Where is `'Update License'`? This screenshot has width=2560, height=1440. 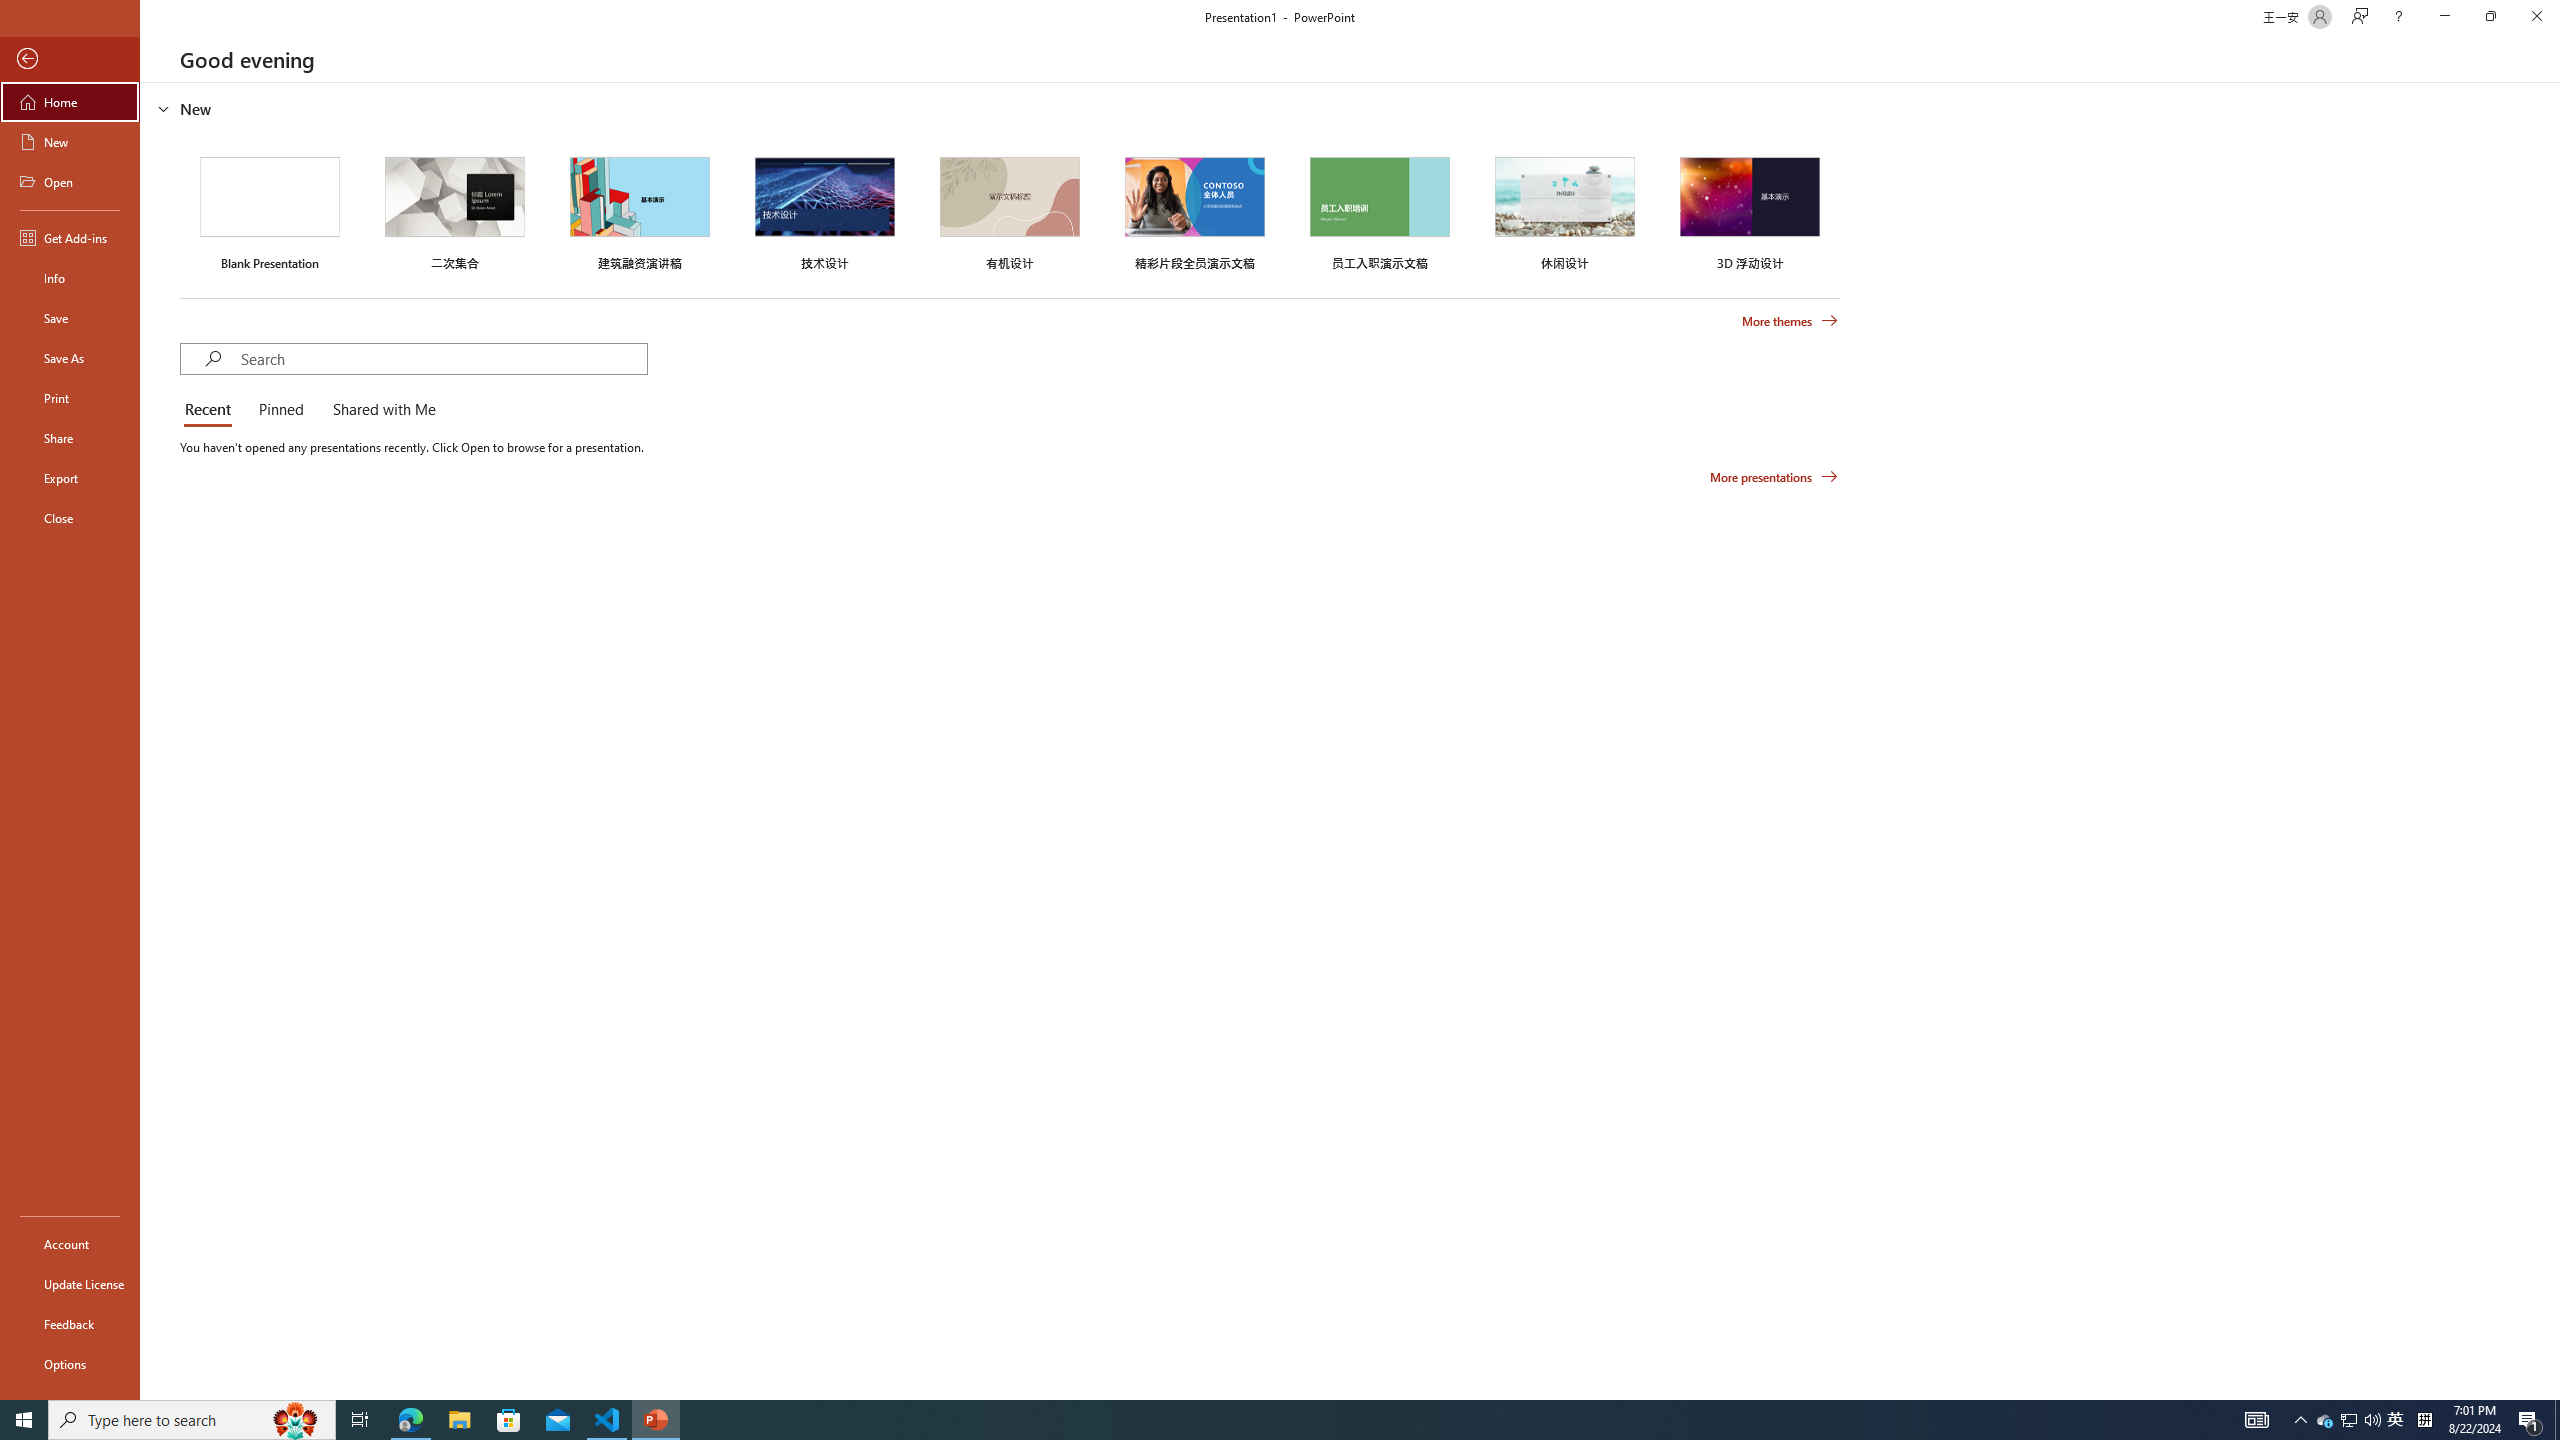
'Update License' is located at coordinates (69, 1283).